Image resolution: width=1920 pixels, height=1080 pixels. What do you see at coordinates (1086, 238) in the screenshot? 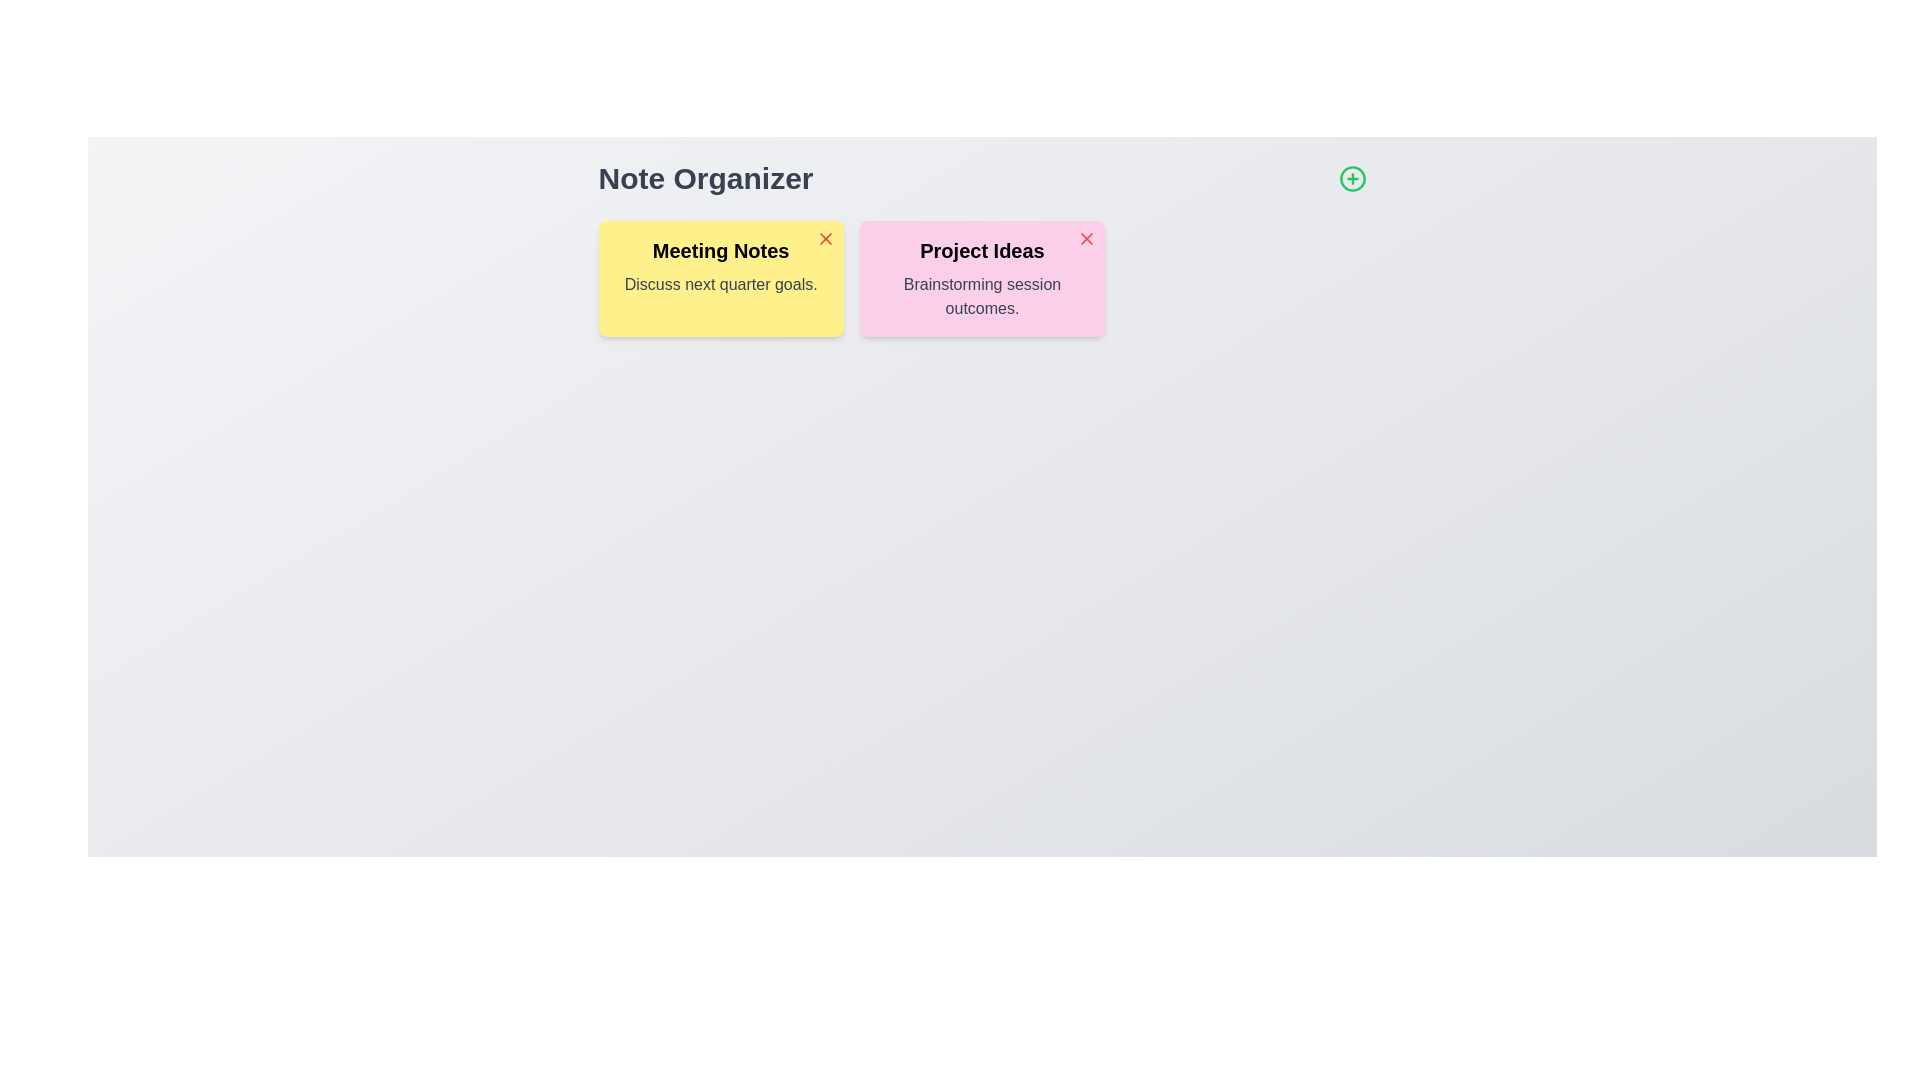
I see `the Close/Delete button located at the top-right corner of the 'Project Ideas' card` at bounding box center [1086, 238].